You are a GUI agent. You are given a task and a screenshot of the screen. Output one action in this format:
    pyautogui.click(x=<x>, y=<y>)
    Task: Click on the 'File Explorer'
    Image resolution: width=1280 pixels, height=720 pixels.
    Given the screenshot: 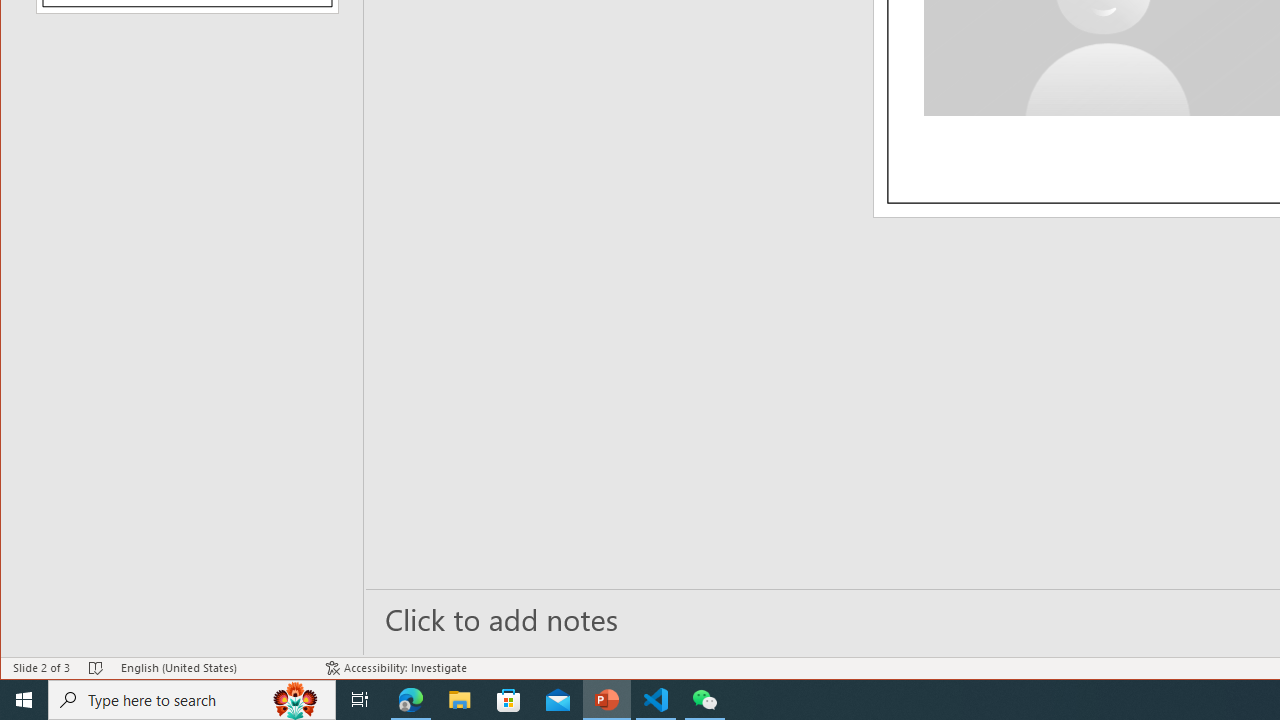 What is the action you would take?
    pyautogui.click(x=459, y=698)
    